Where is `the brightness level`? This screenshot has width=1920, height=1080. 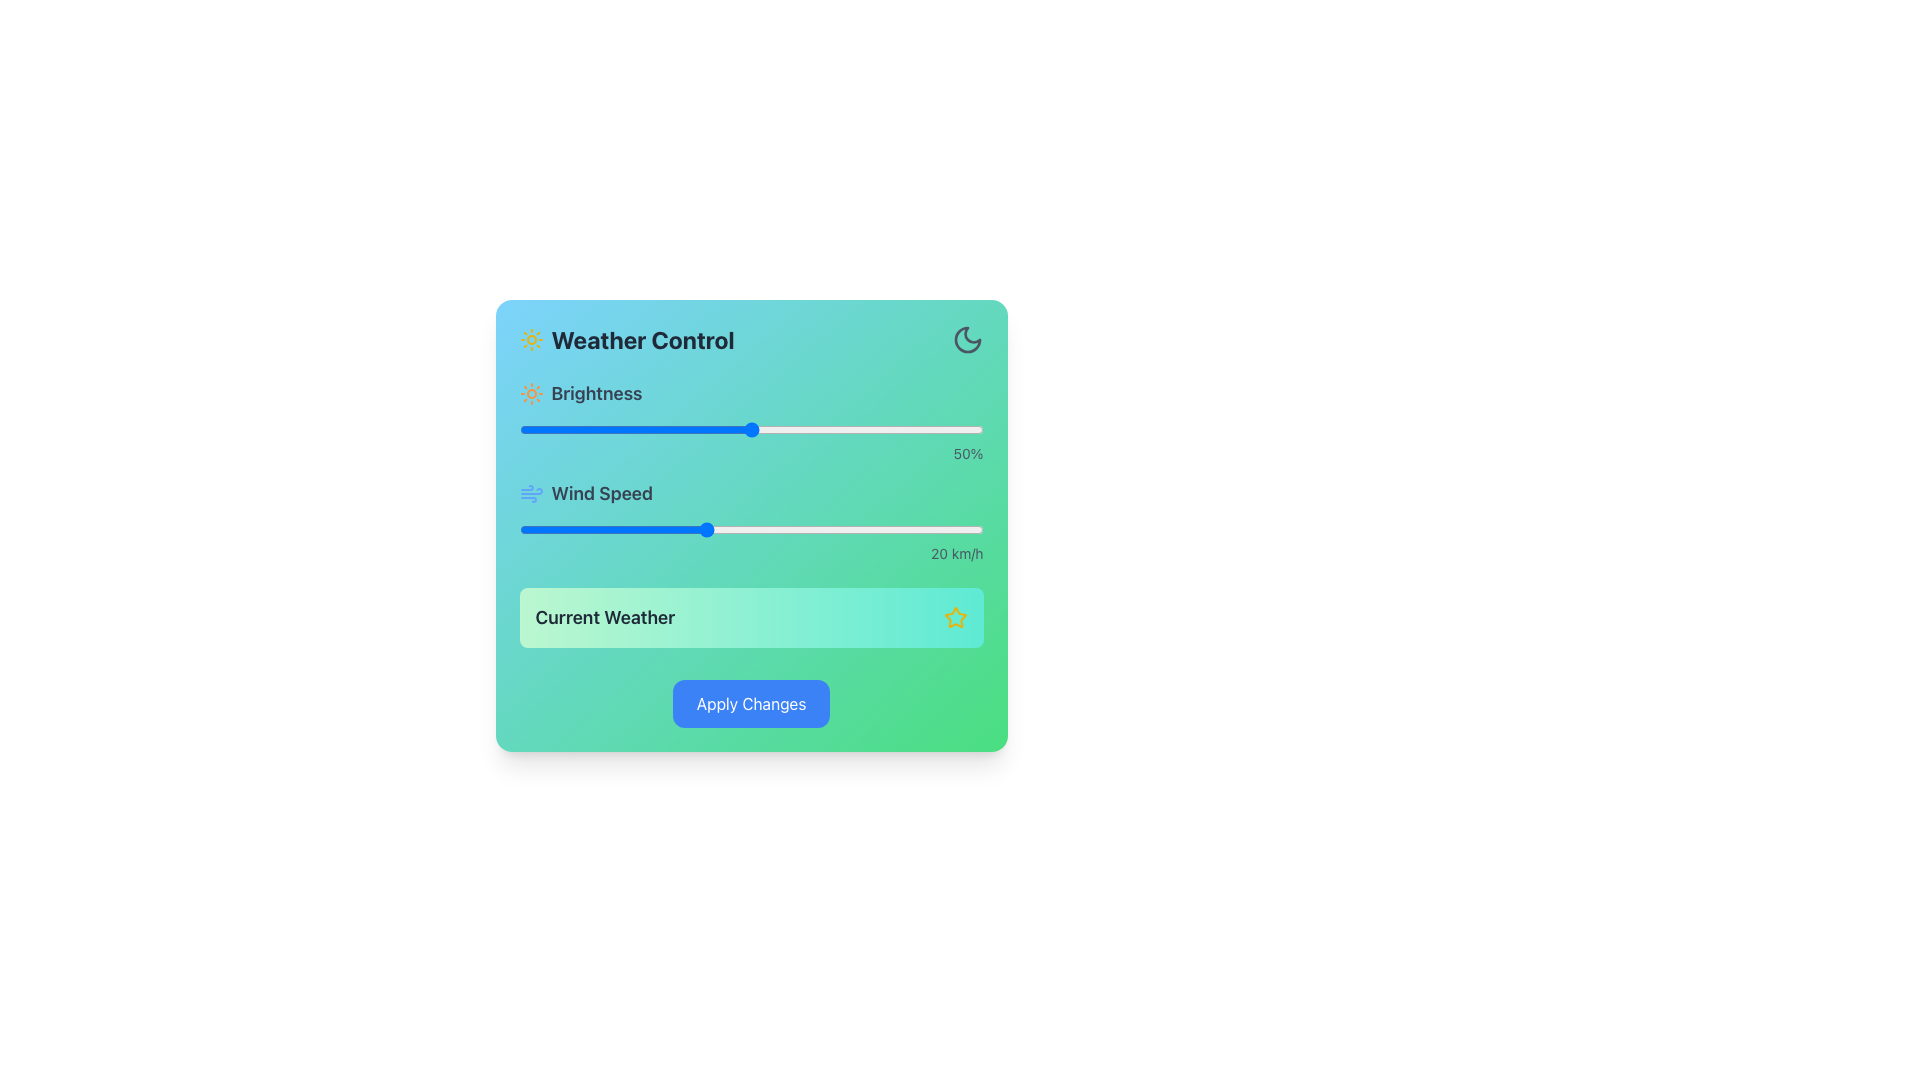 the brightness level is located at coordinates (889, 428).